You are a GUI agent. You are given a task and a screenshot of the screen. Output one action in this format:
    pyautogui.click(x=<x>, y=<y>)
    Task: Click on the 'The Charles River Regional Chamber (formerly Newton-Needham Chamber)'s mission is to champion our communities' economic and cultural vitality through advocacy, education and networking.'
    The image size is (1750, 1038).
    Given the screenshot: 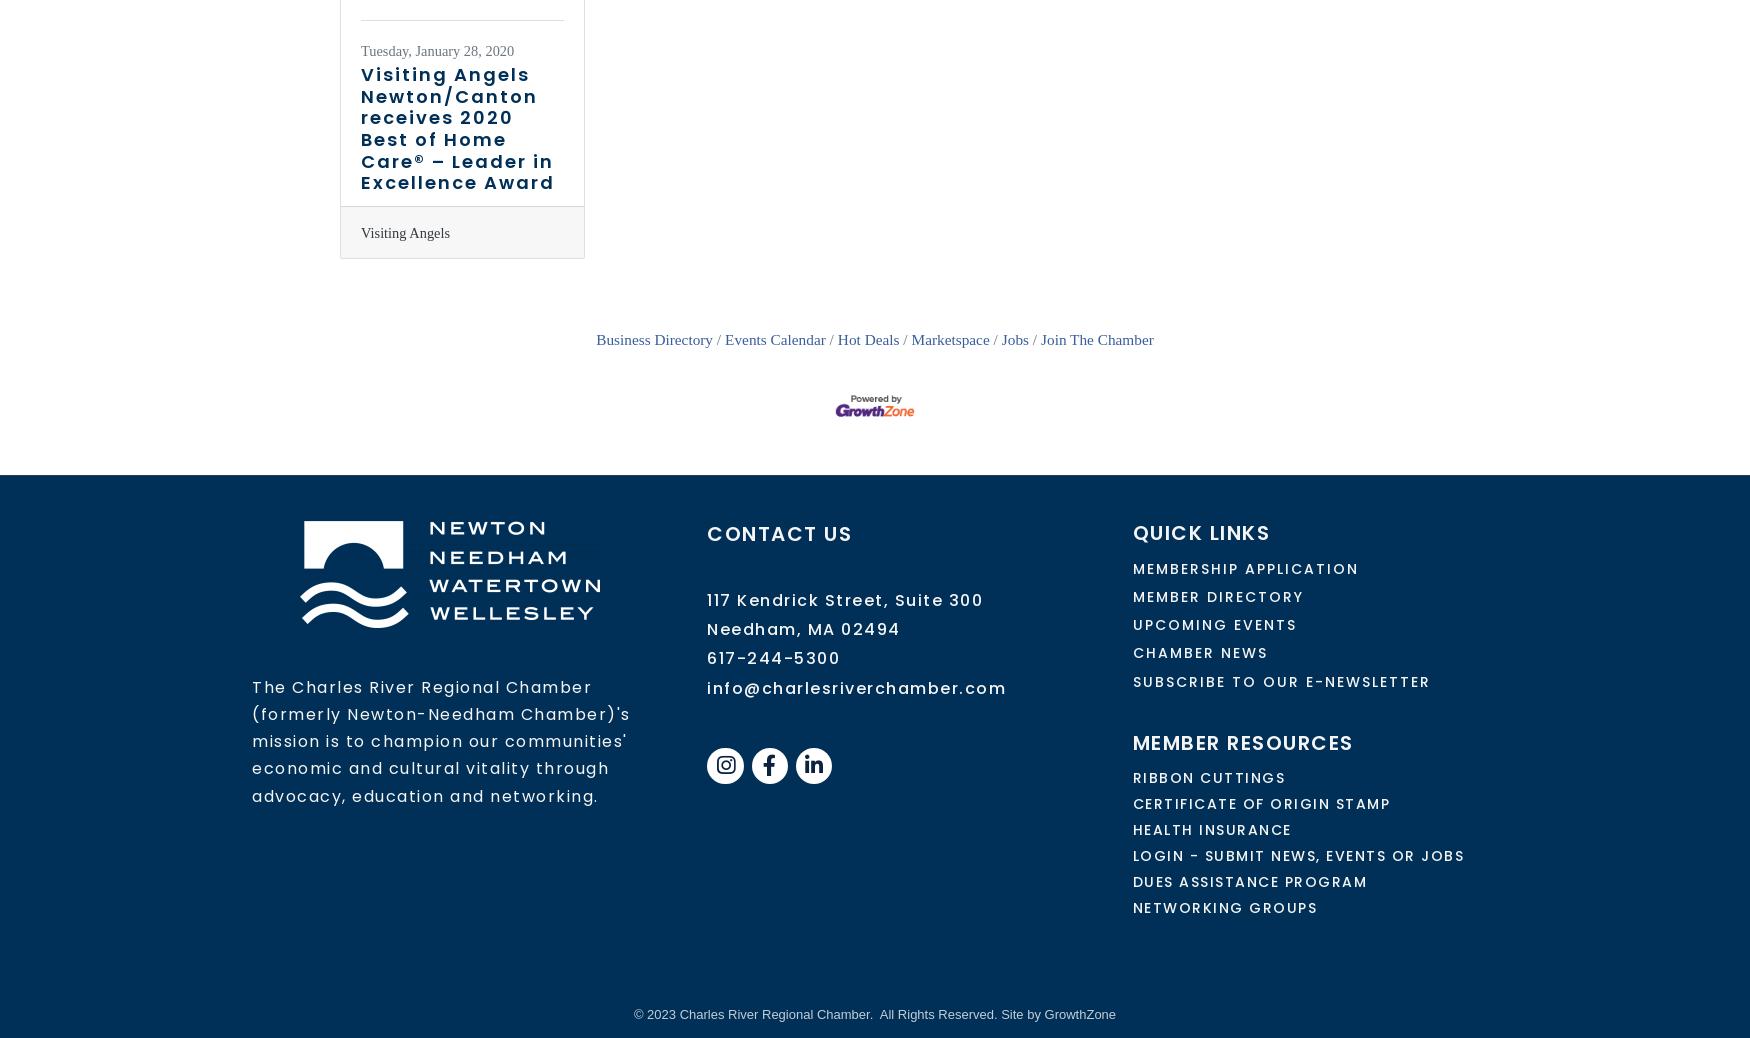 What is the action you would take?
    pyautogui.click(x=250, y=740)
    